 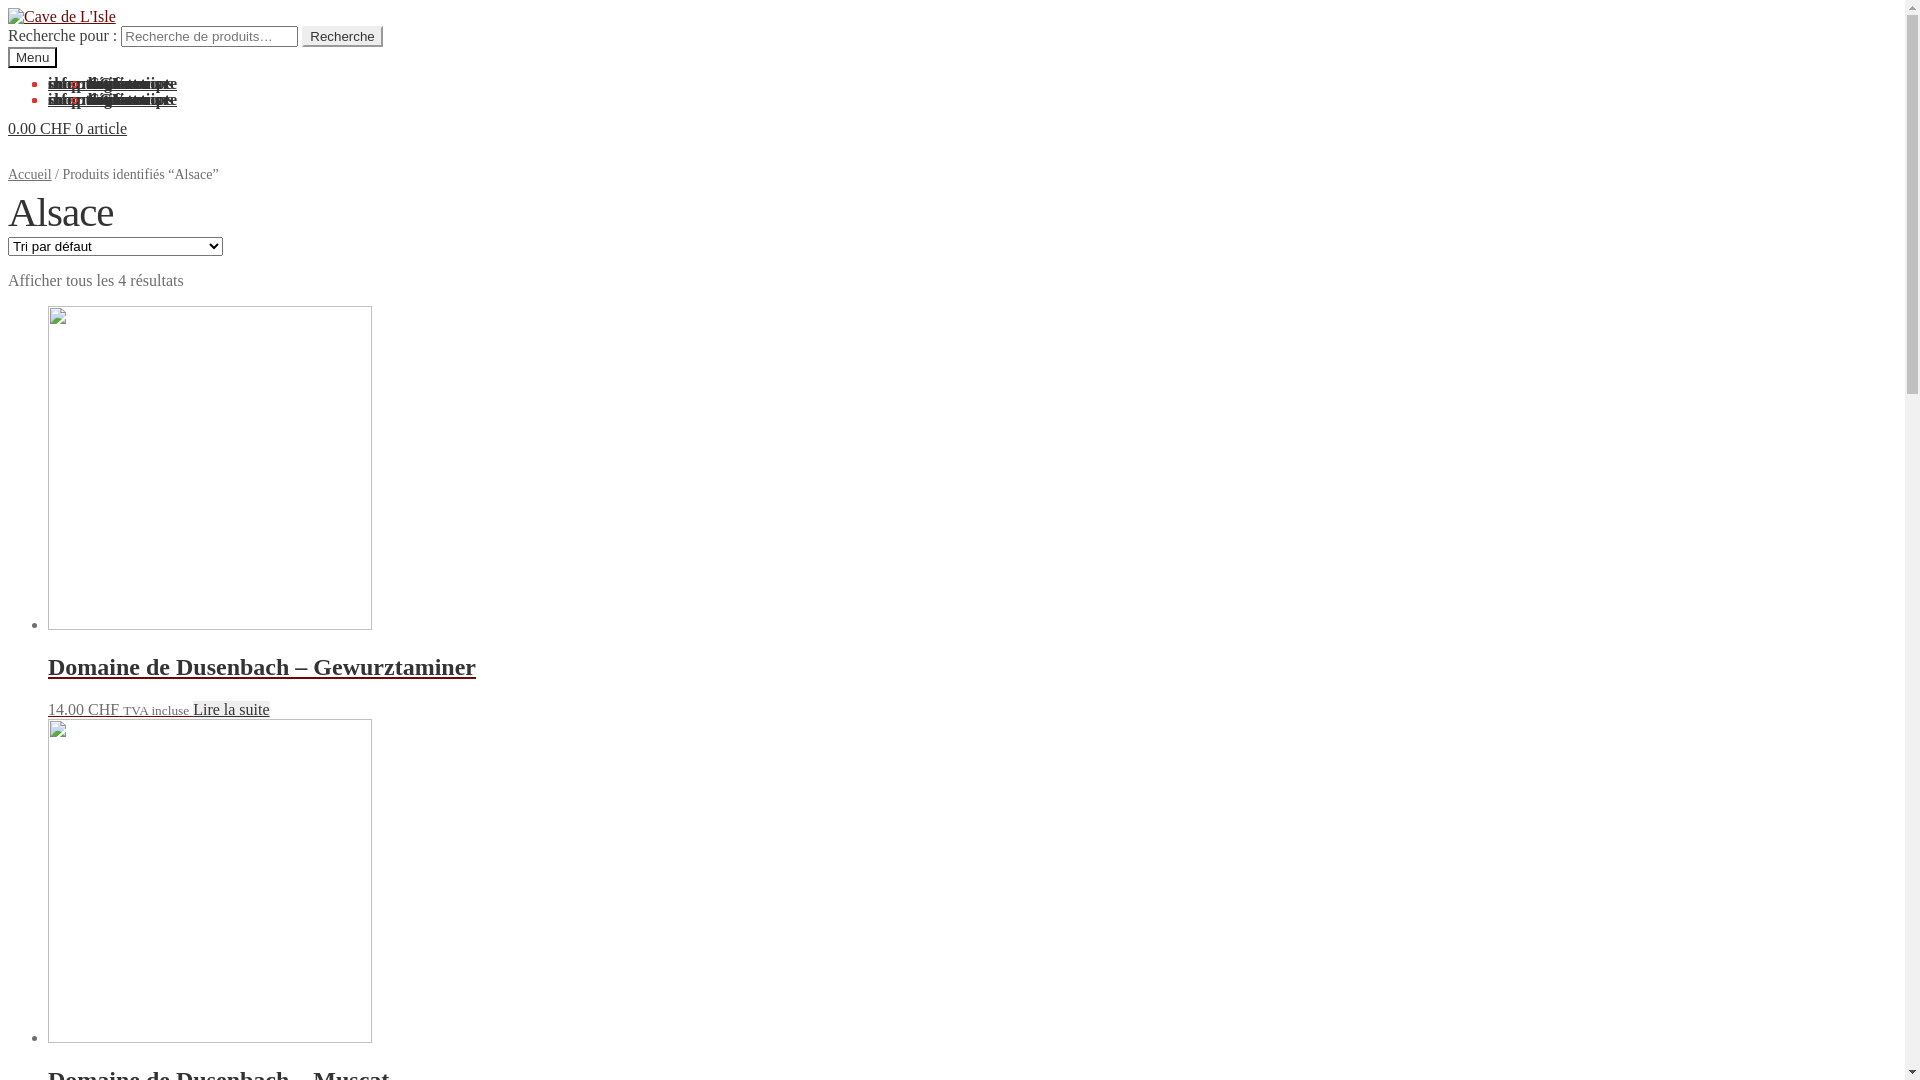 What do you see at coordinates (230, 708) in the screenshot?
I see `'Lire la suite'` at bounding box center [230, 708].